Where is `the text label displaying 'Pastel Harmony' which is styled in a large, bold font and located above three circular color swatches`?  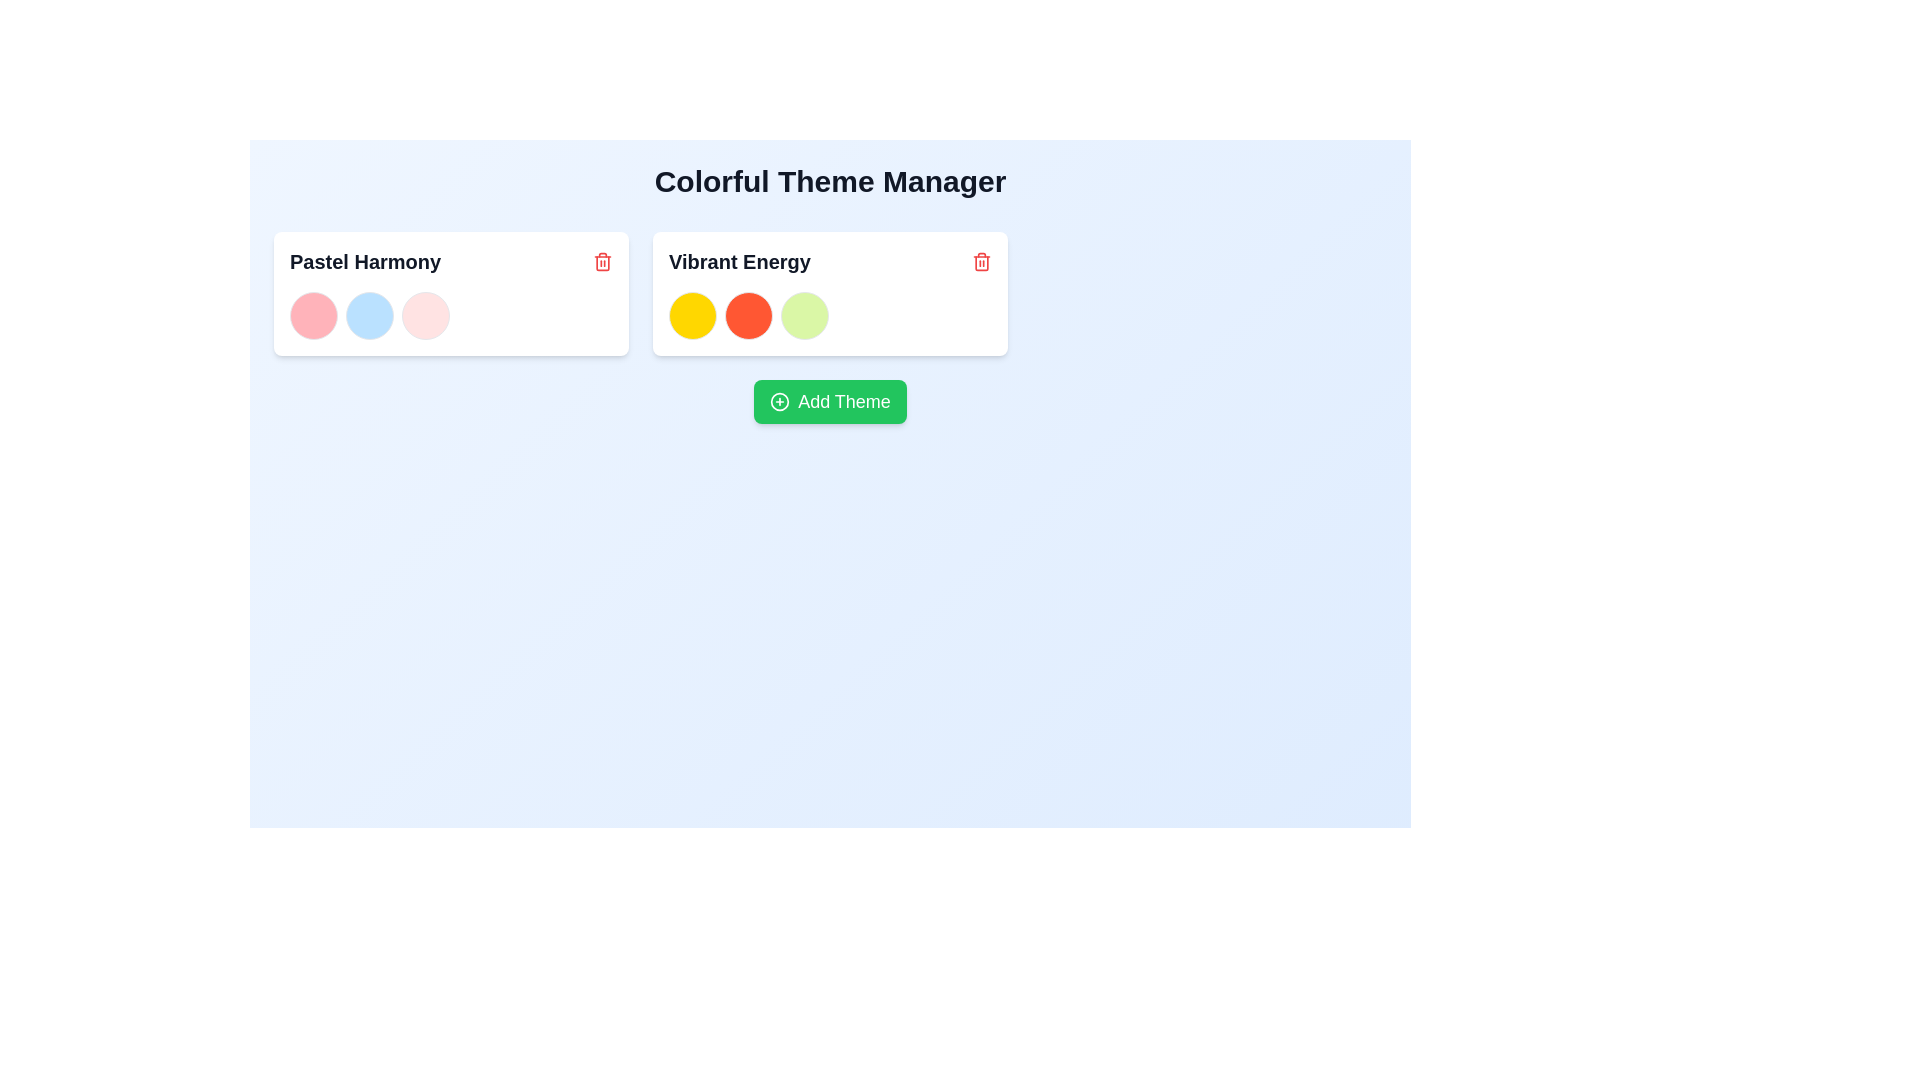 the text label displaying 'Pastel Harmony' which is styled in a large, bold font and located above three circular color swatches is located at coordinates (365, 261).